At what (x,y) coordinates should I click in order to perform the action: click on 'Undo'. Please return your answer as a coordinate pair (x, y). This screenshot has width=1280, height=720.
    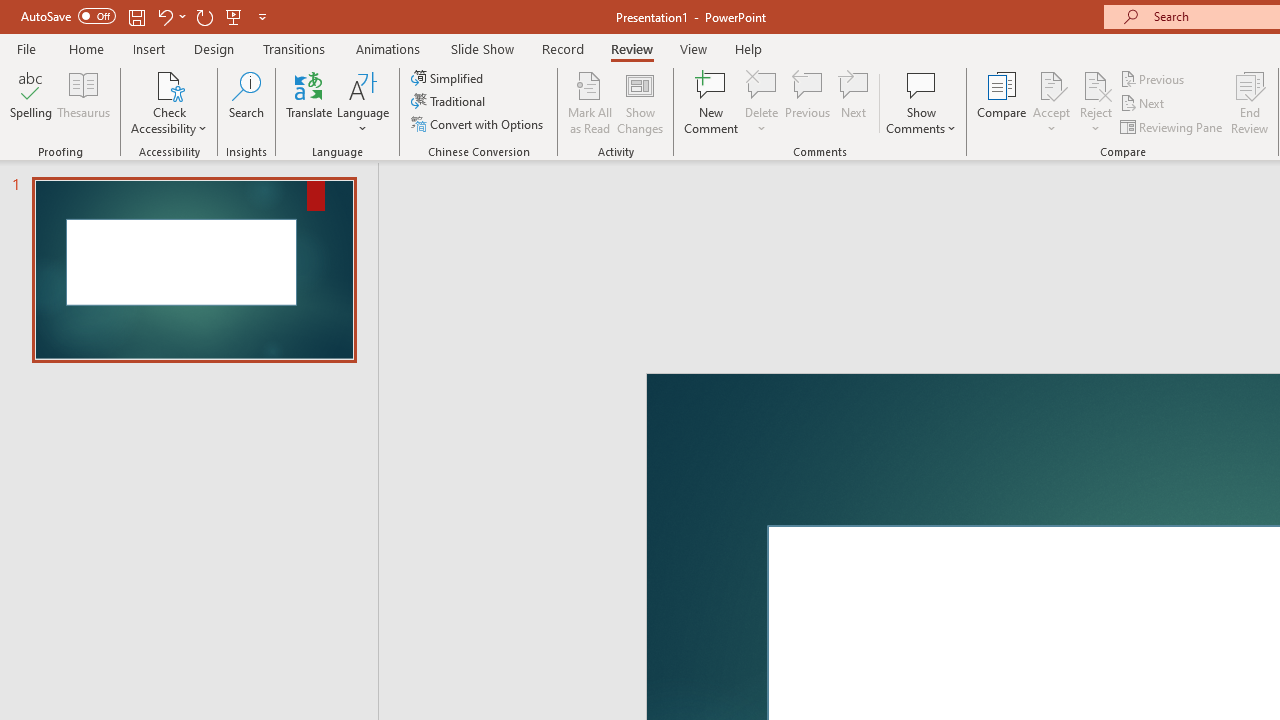
    Looking at the image, I should click on (170, 16).